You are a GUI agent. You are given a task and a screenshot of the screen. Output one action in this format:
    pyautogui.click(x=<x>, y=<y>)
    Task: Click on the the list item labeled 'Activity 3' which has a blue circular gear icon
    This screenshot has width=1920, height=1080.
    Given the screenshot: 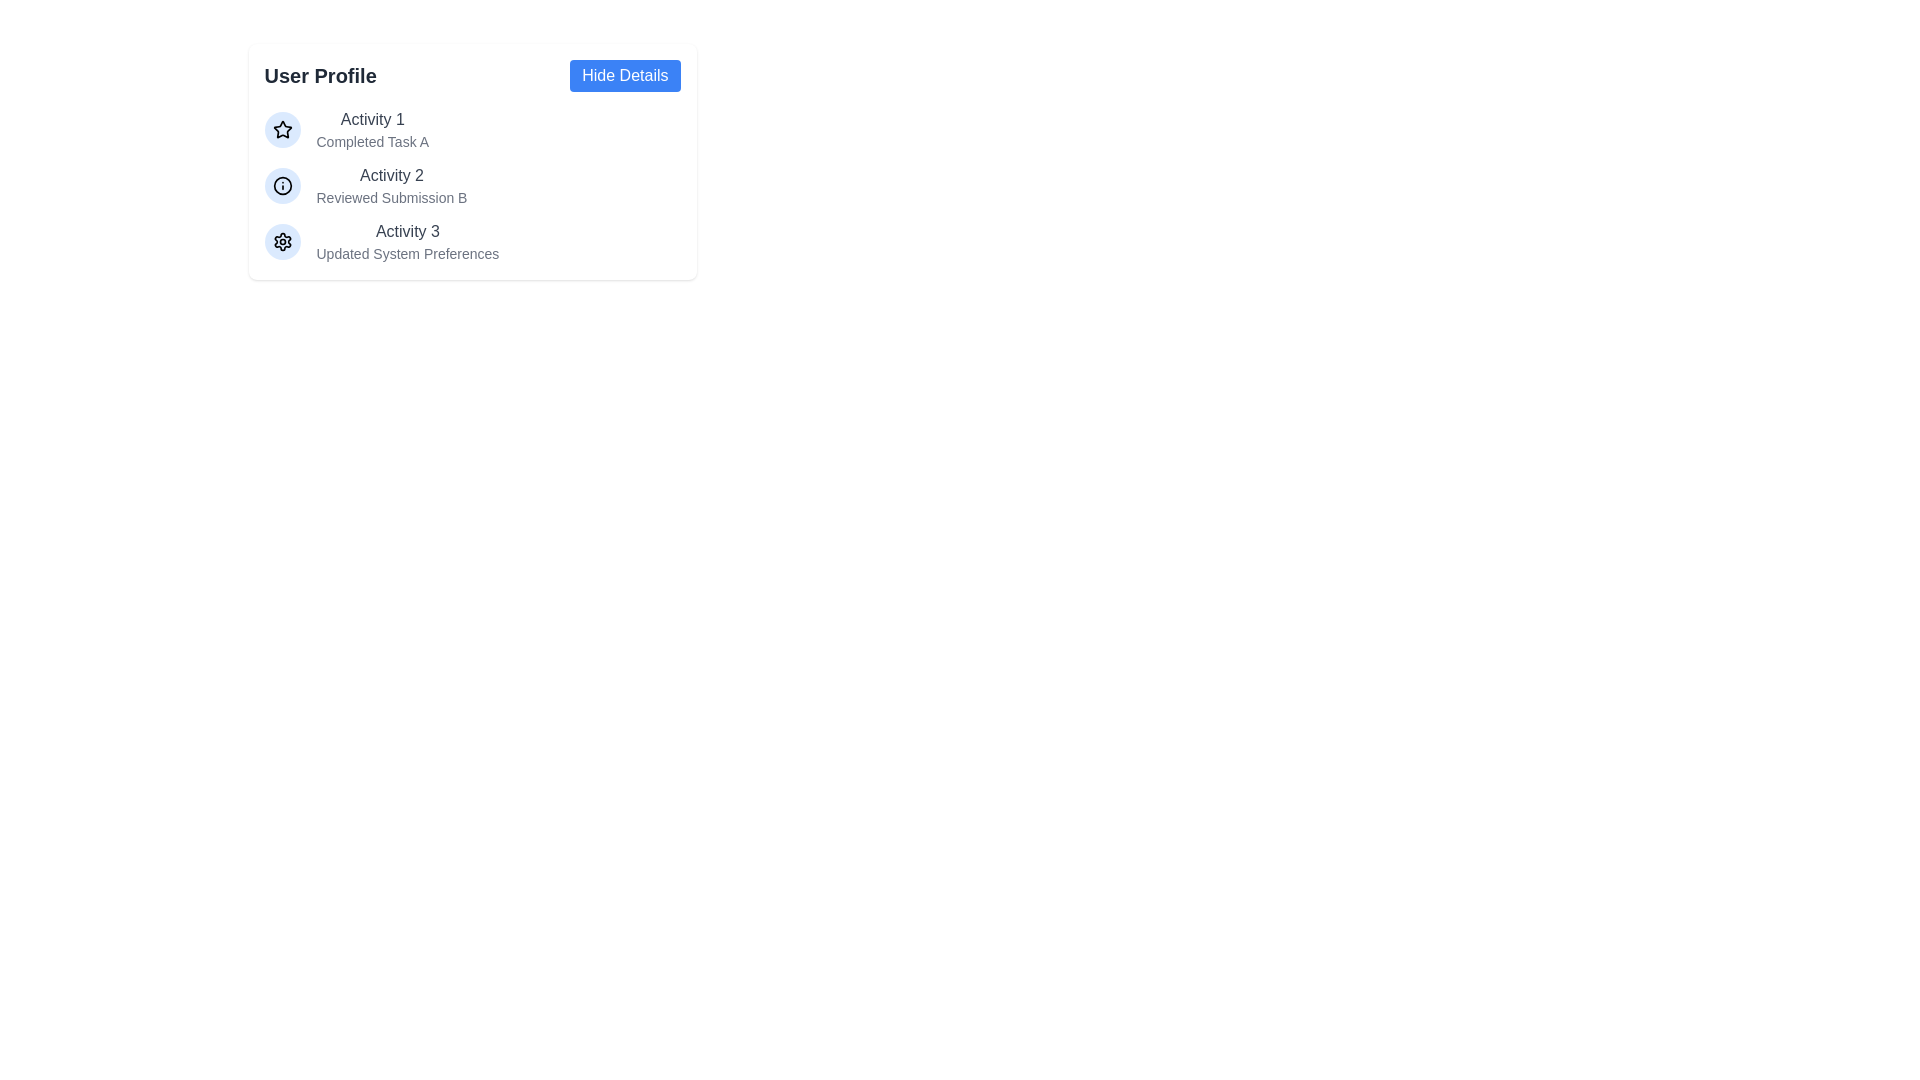 What is the action you would take?
    pyautogui.click(x=471, y=241)
    